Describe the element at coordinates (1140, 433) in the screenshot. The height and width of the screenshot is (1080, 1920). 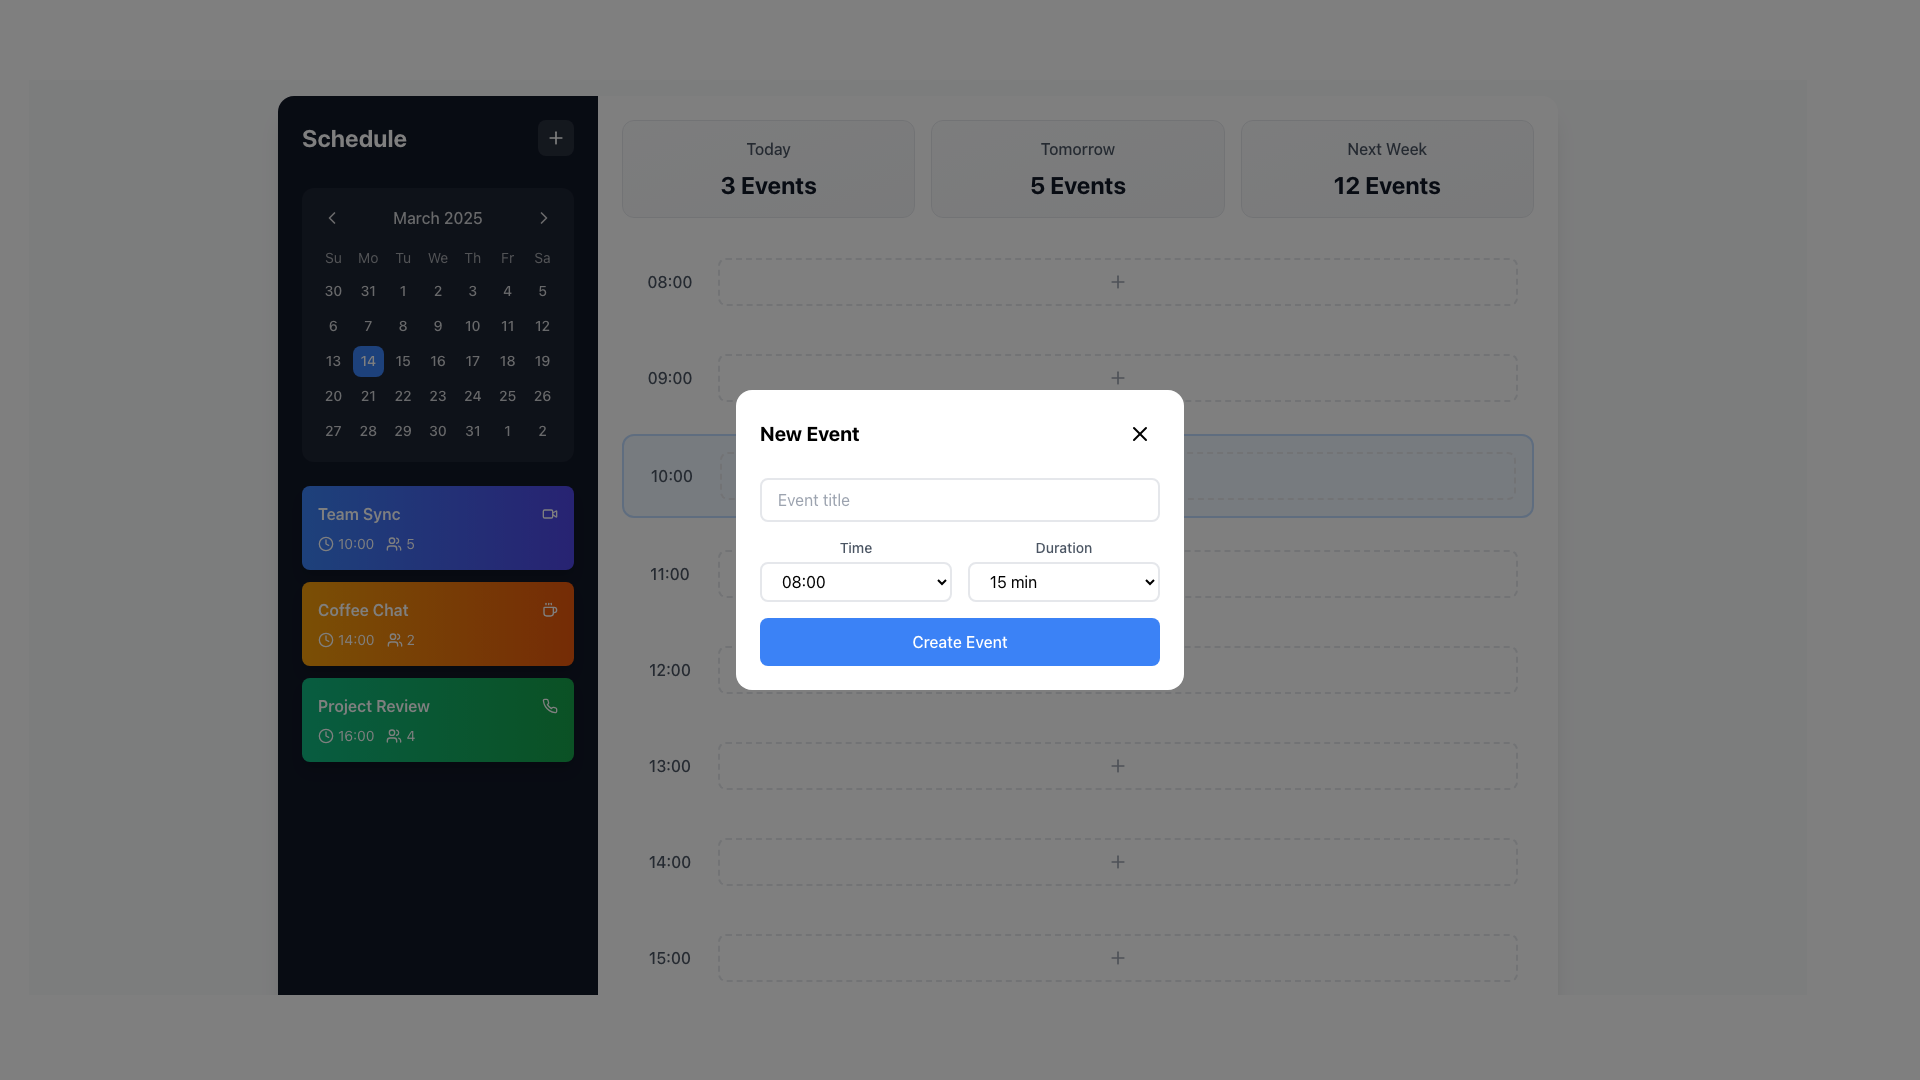
I see `the close button icon located in the top-right corner of the 'New Event' modal` at that location.